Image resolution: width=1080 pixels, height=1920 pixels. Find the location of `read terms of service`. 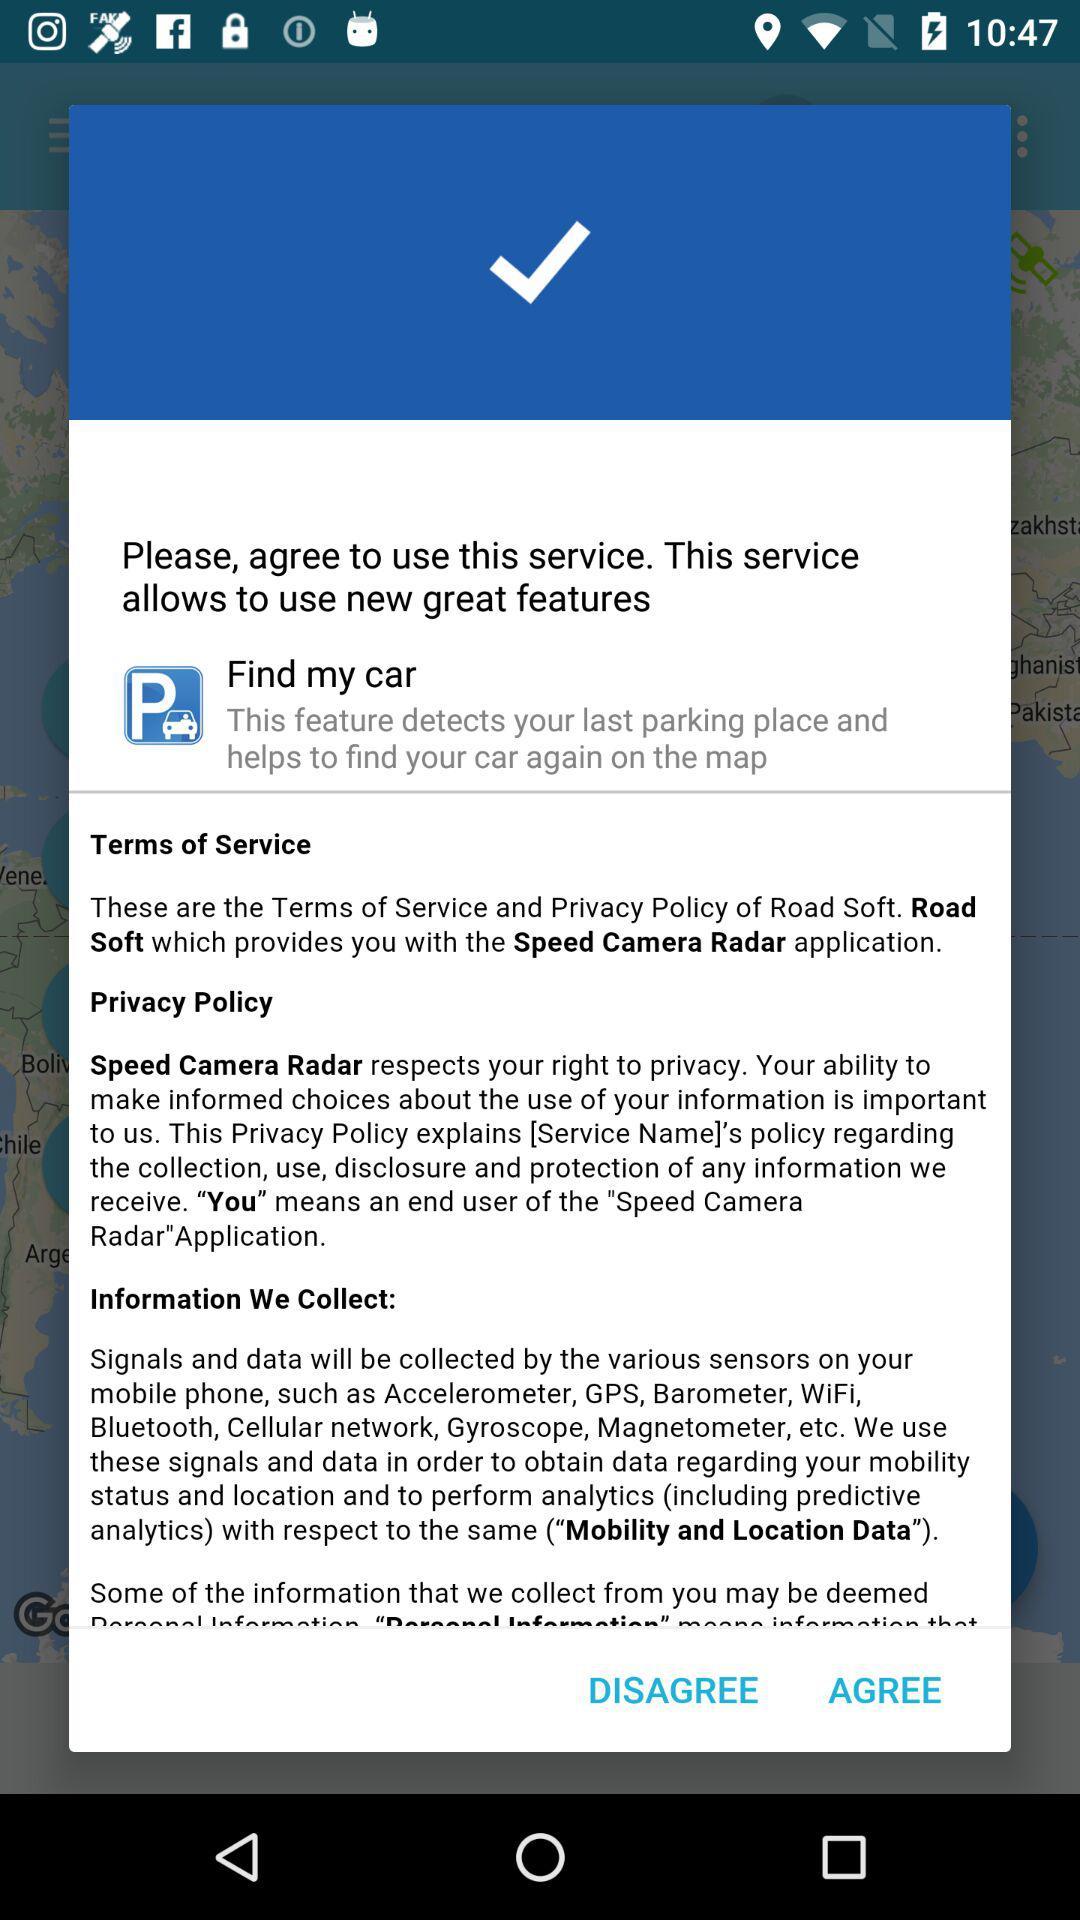

read terms of service is located at coordinates (540, 1215).